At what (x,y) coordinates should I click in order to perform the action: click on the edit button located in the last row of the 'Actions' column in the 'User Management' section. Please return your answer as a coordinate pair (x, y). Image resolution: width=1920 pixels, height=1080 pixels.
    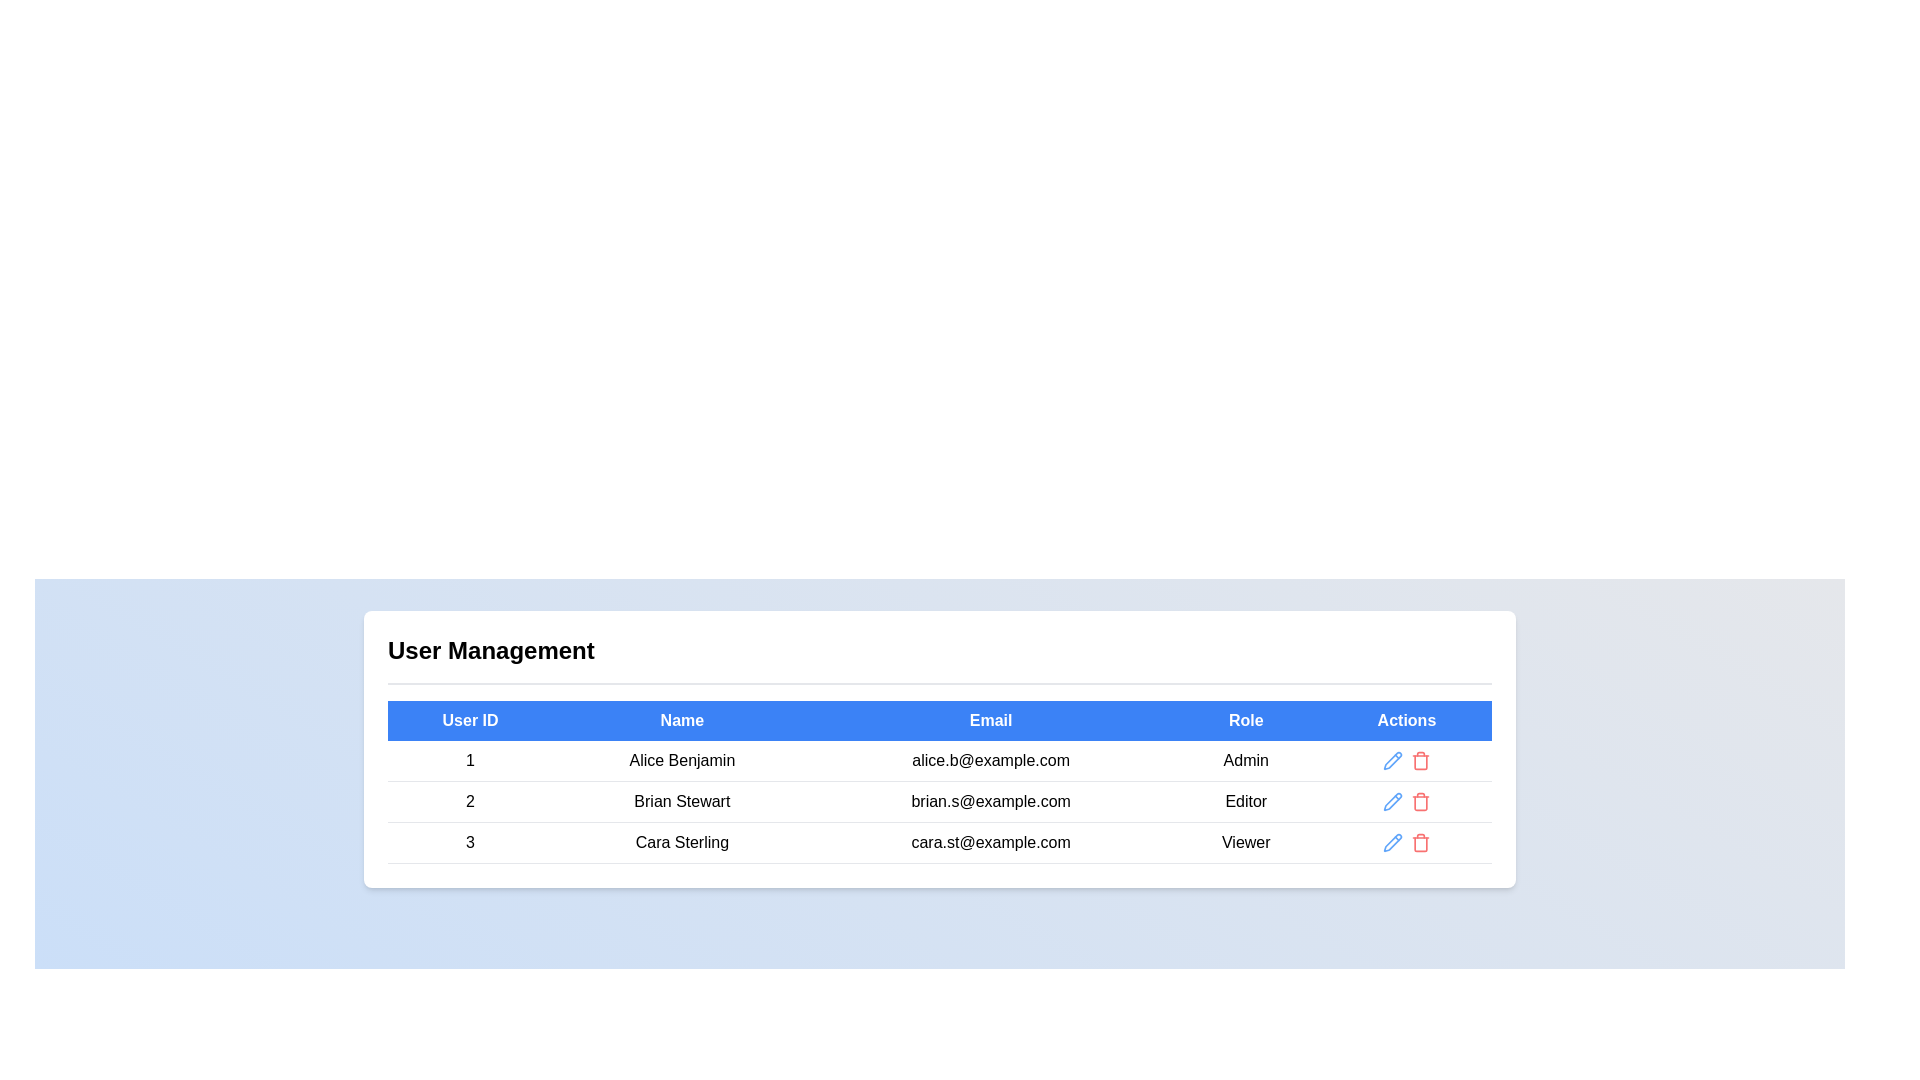
    Looking at the image, I should click on (1391, 843).